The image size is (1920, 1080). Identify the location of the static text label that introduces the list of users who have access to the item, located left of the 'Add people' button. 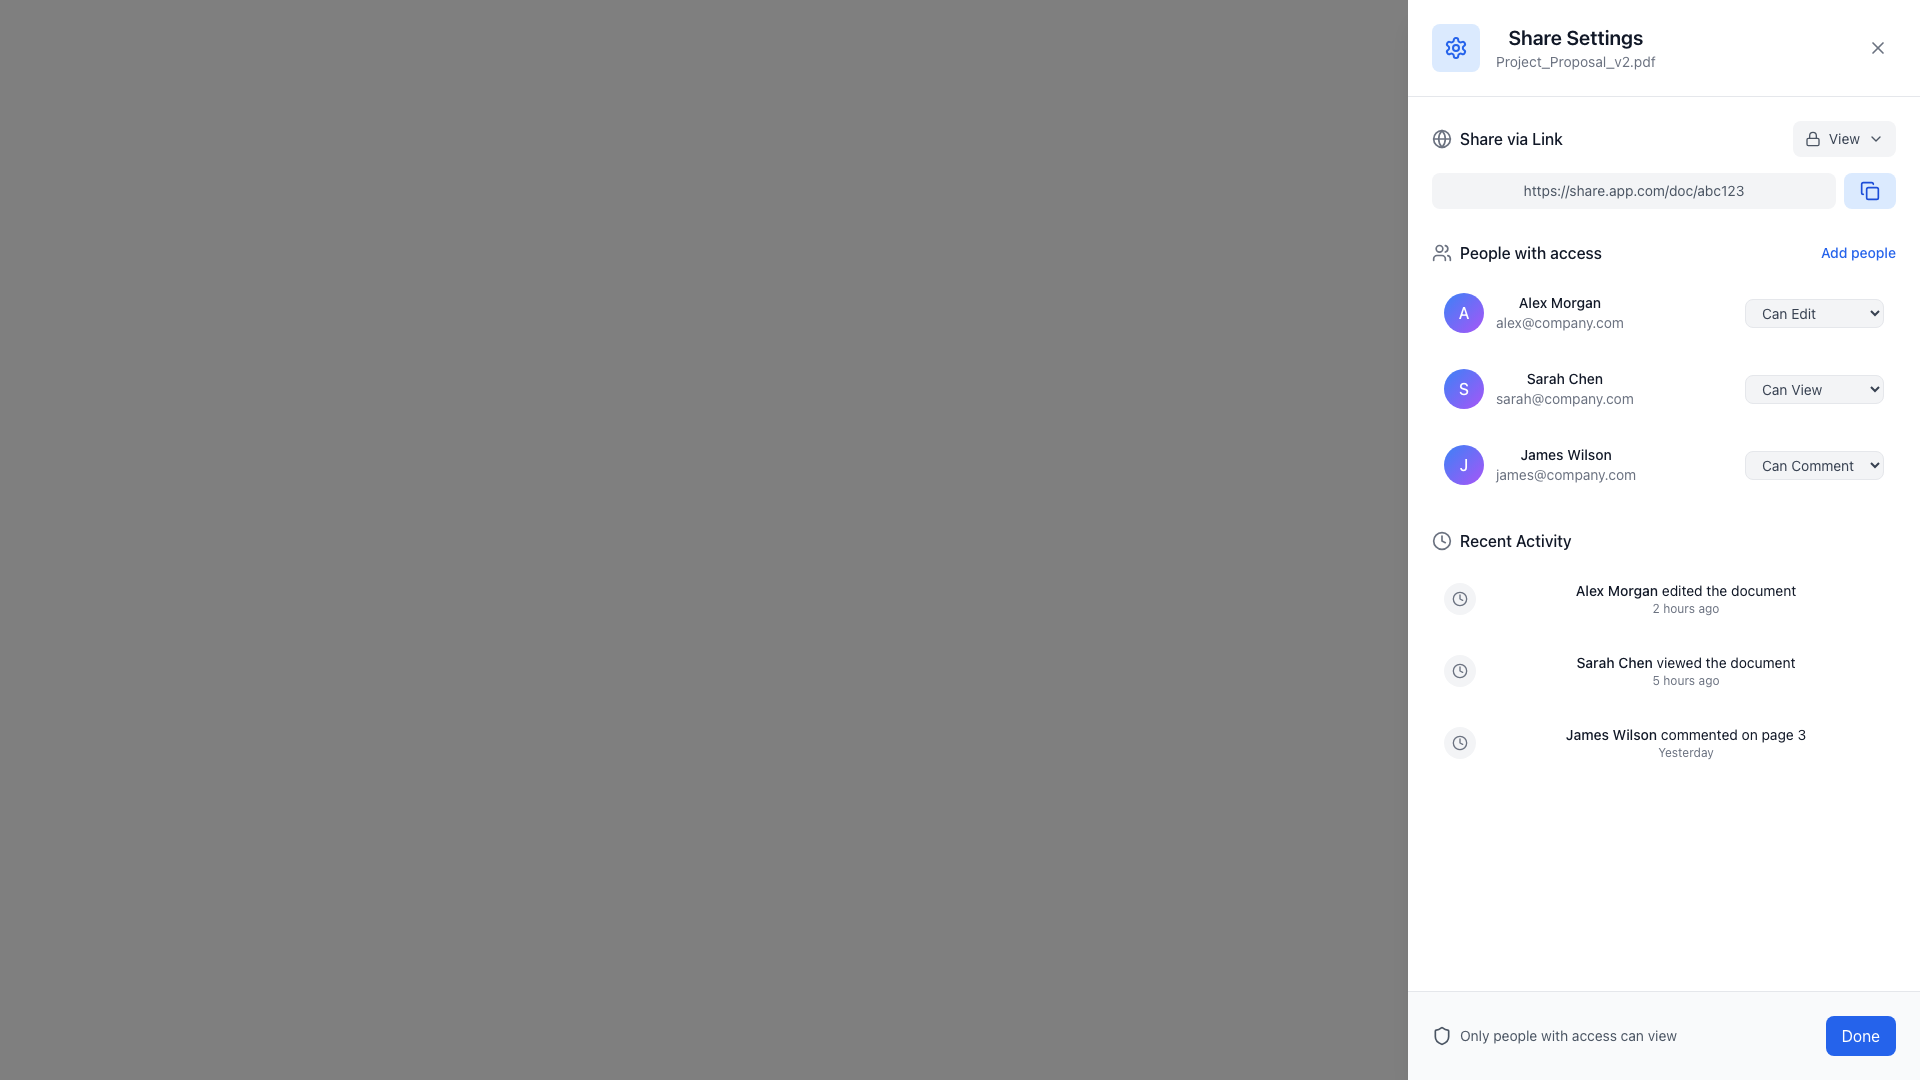
(1516, 252).